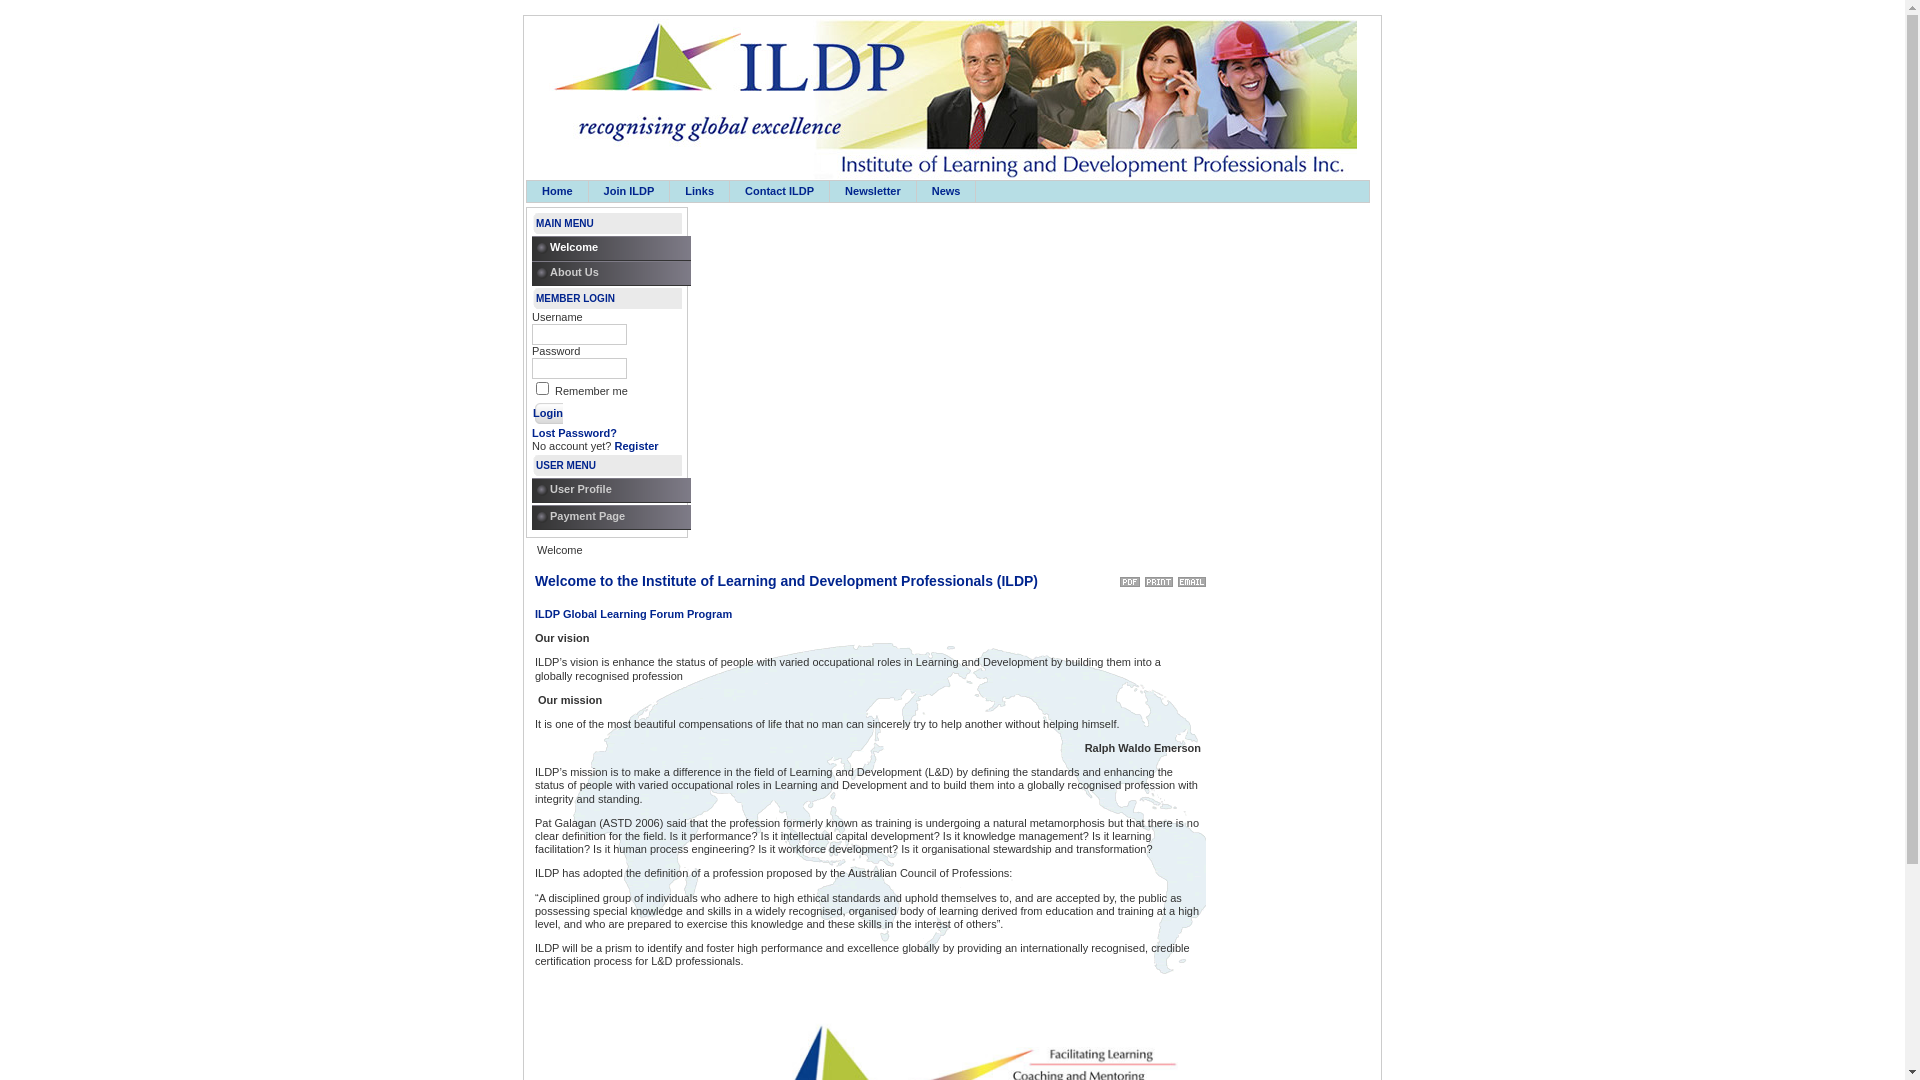 This screenshot has height=1080, width=1920. Describe the element at coordinates (614, 273) in the screenshot. I see `'About Us'` at that location.